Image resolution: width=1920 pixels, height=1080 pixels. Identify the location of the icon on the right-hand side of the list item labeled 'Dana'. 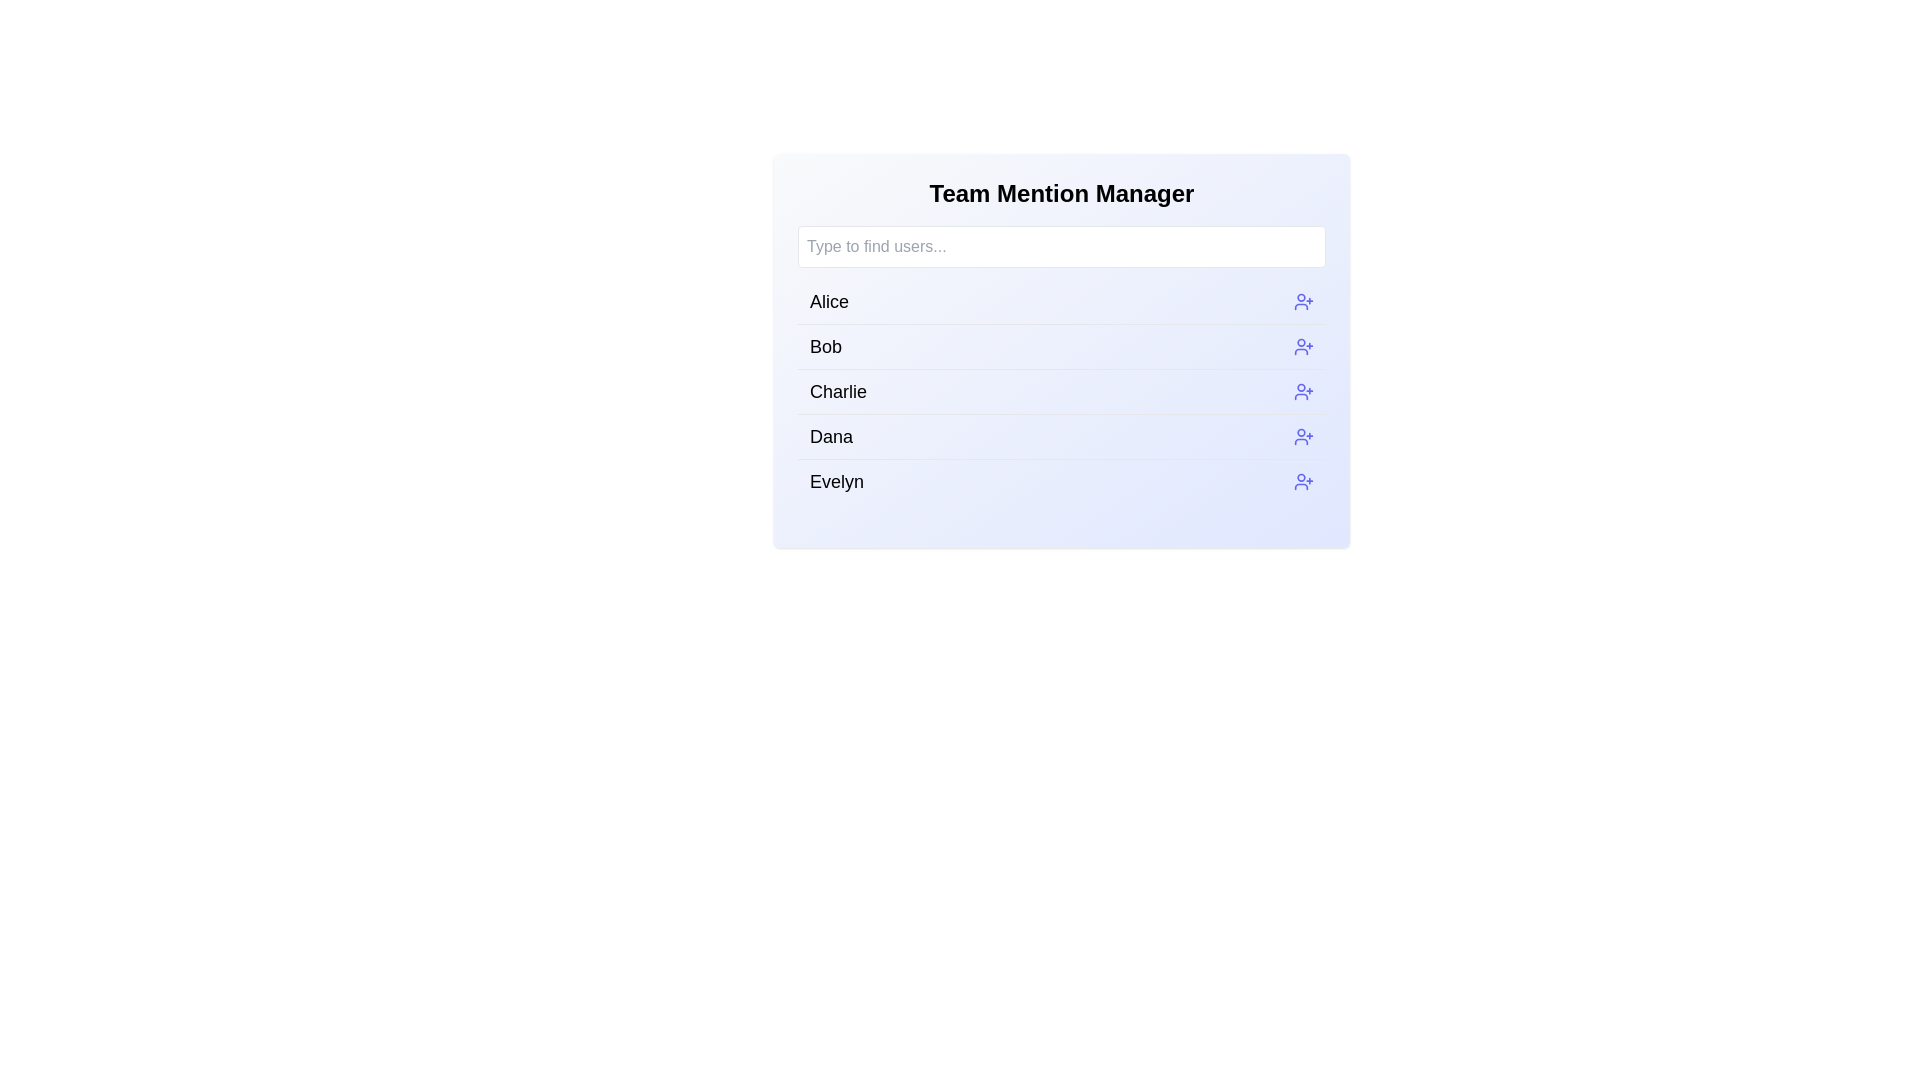
(1304, 435).